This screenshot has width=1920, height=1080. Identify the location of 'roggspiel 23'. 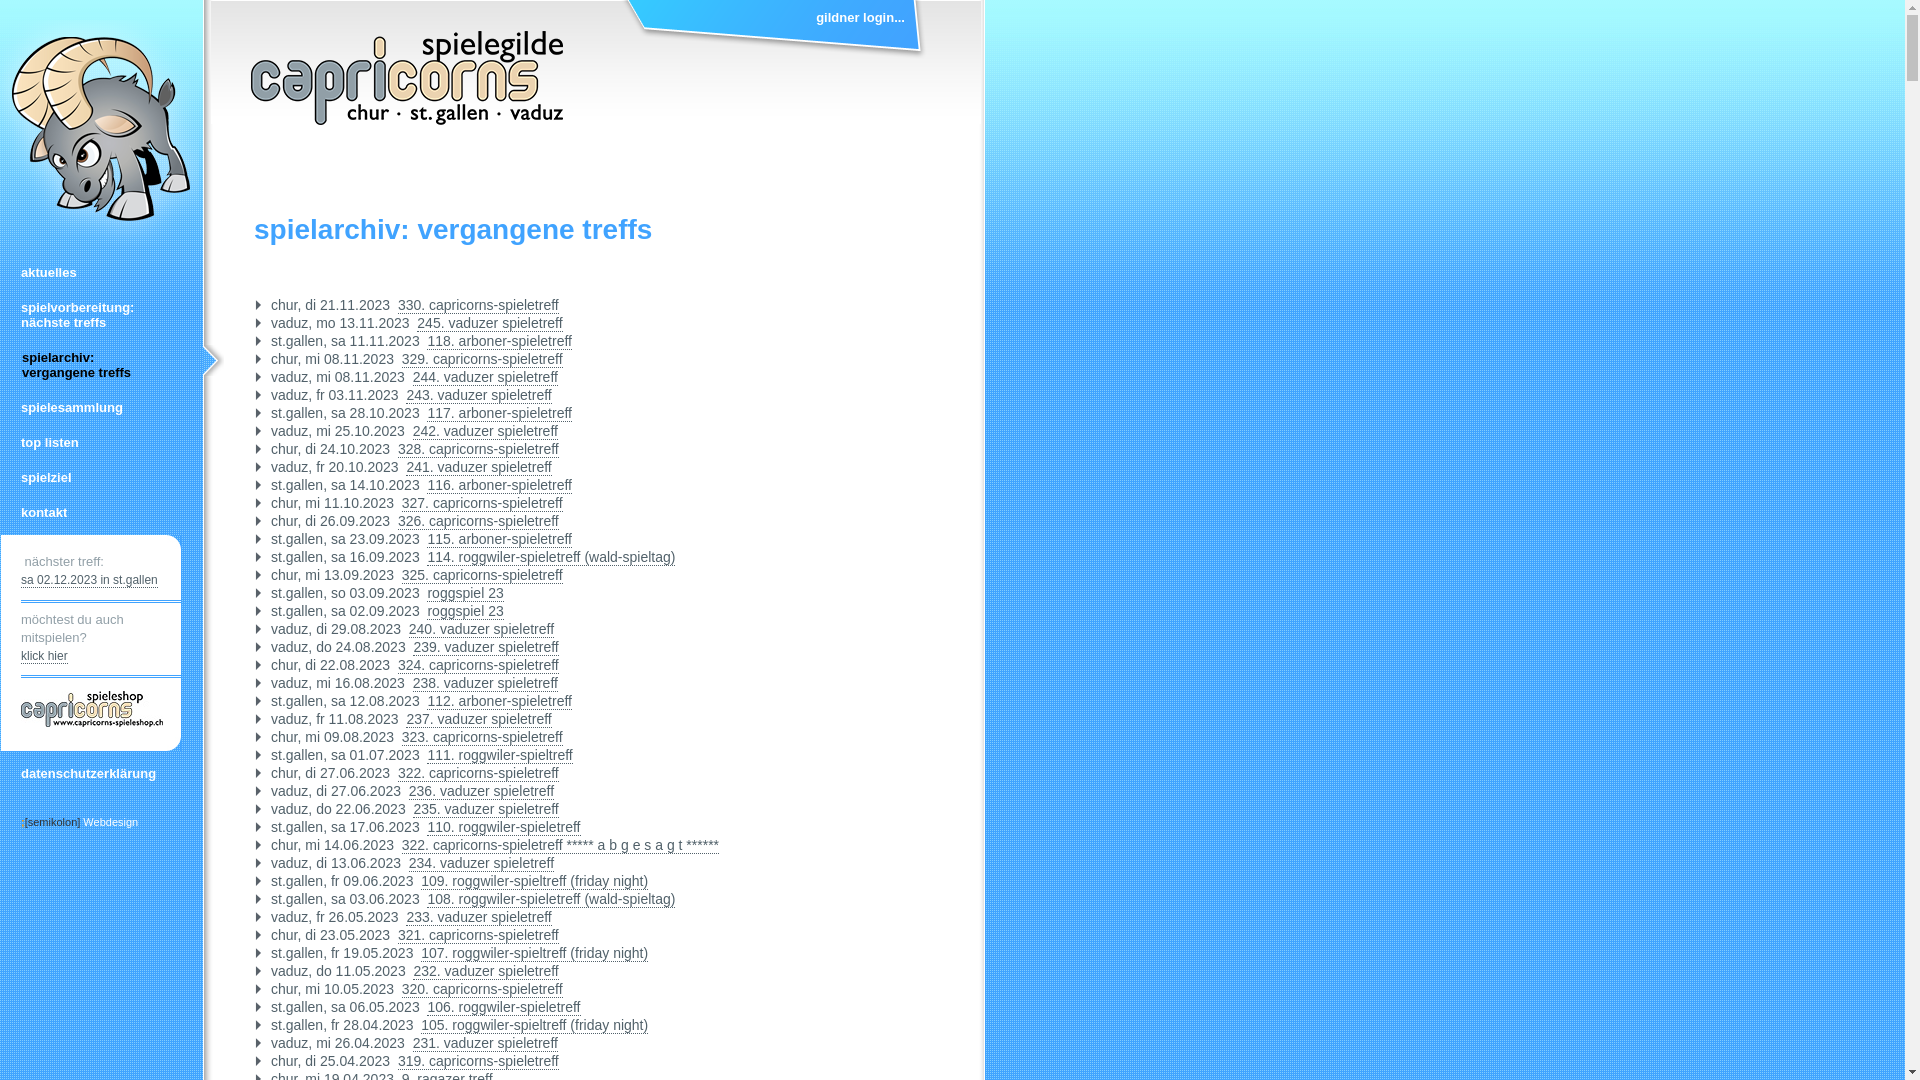
(464, 592).